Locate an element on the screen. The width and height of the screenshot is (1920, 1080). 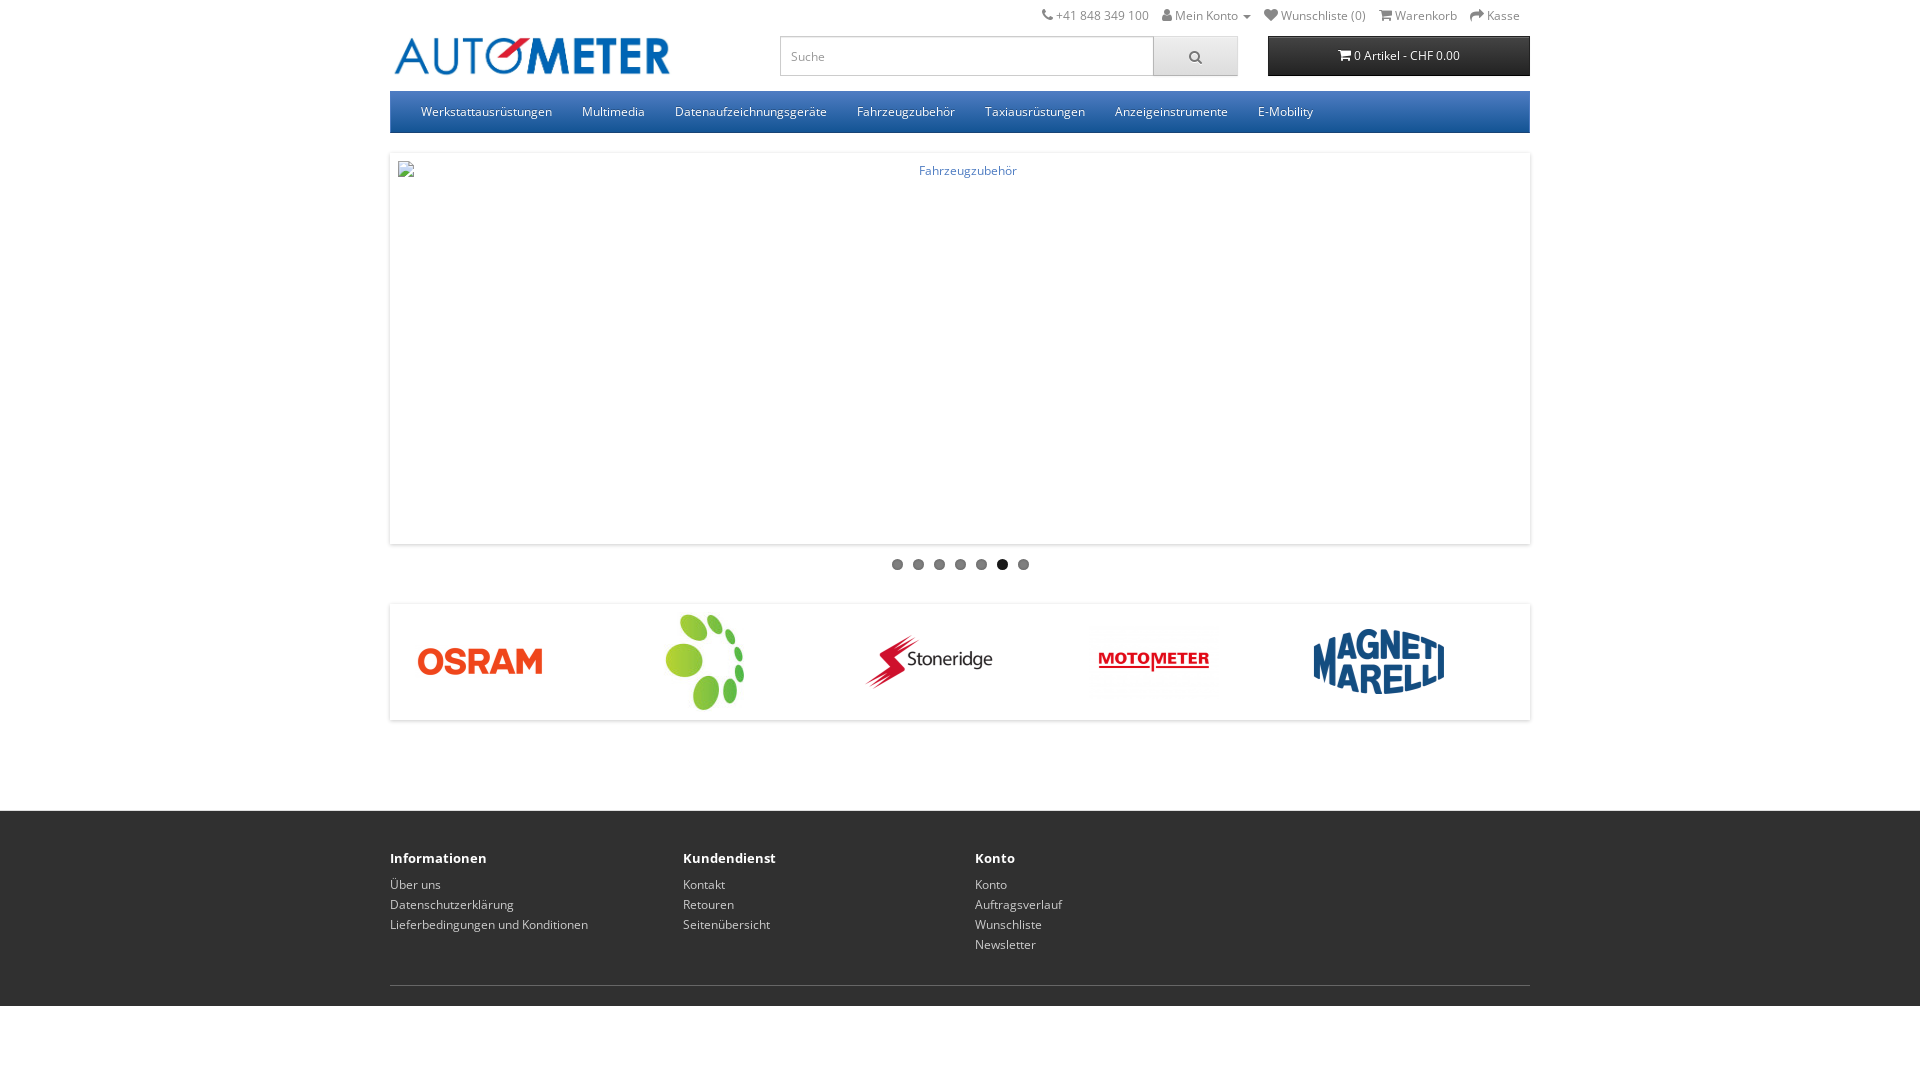
'AUTO METER AG ' is located at coordinates (531, 57).